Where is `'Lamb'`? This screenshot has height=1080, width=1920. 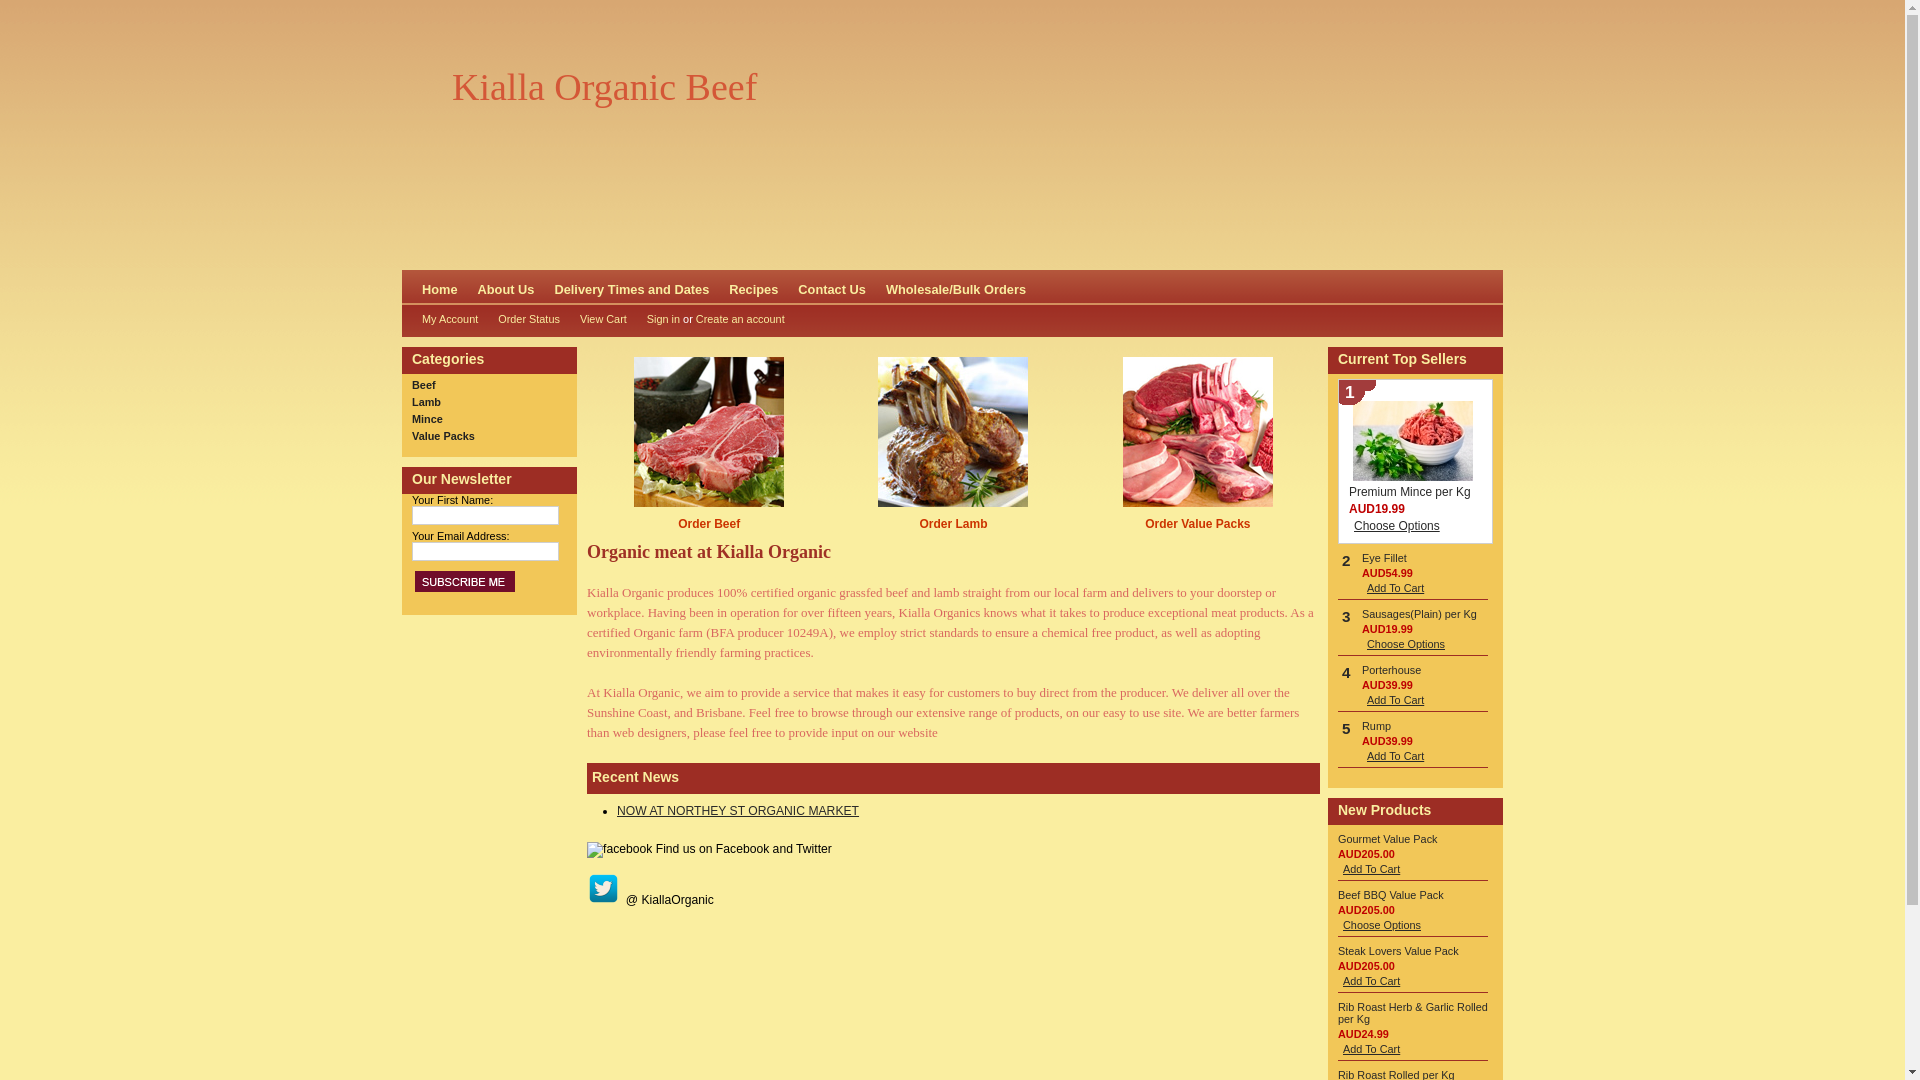
'Lamb' is located at coordinates (411, 401).